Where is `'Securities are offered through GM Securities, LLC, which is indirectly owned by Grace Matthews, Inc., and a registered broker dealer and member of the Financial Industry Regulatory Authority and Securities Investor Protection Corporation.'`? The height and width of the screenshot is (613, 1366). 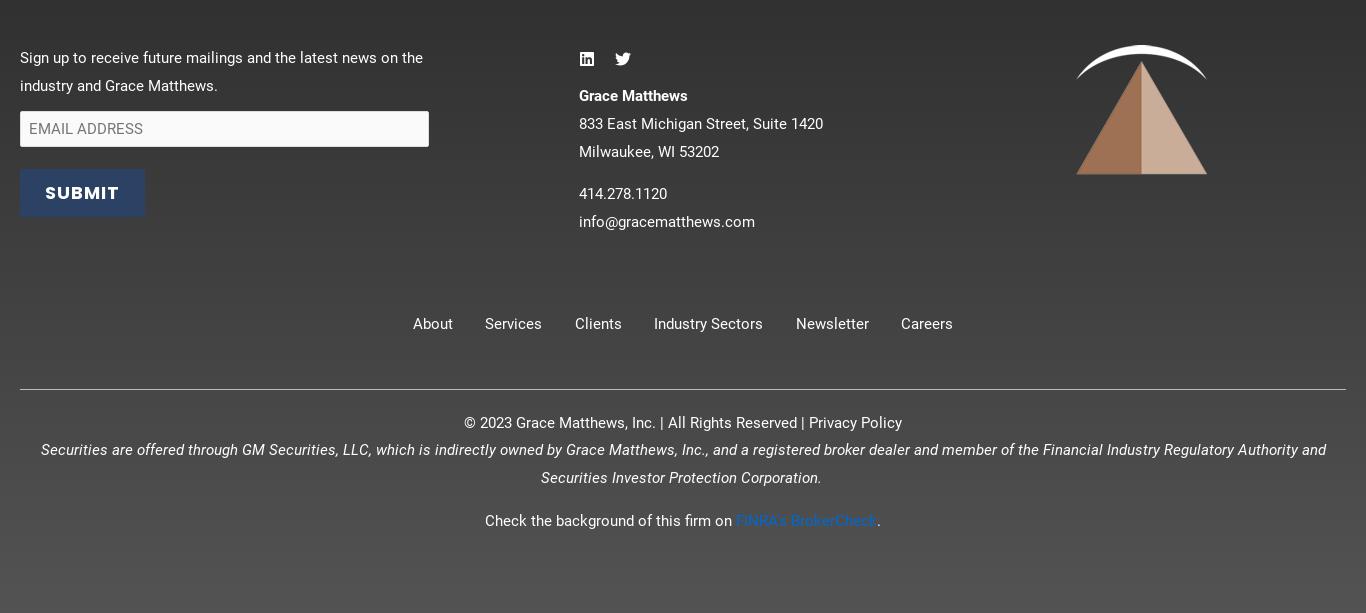 'Securities are offered through GM Securities, LLC, which is indirectly owned by Grace Matthews, Inc., and a registered broker dealer and member of the Financial Industry Regulatory Authority and Securities Investor Protection Corporation.' is located at coordinates (40, 463).